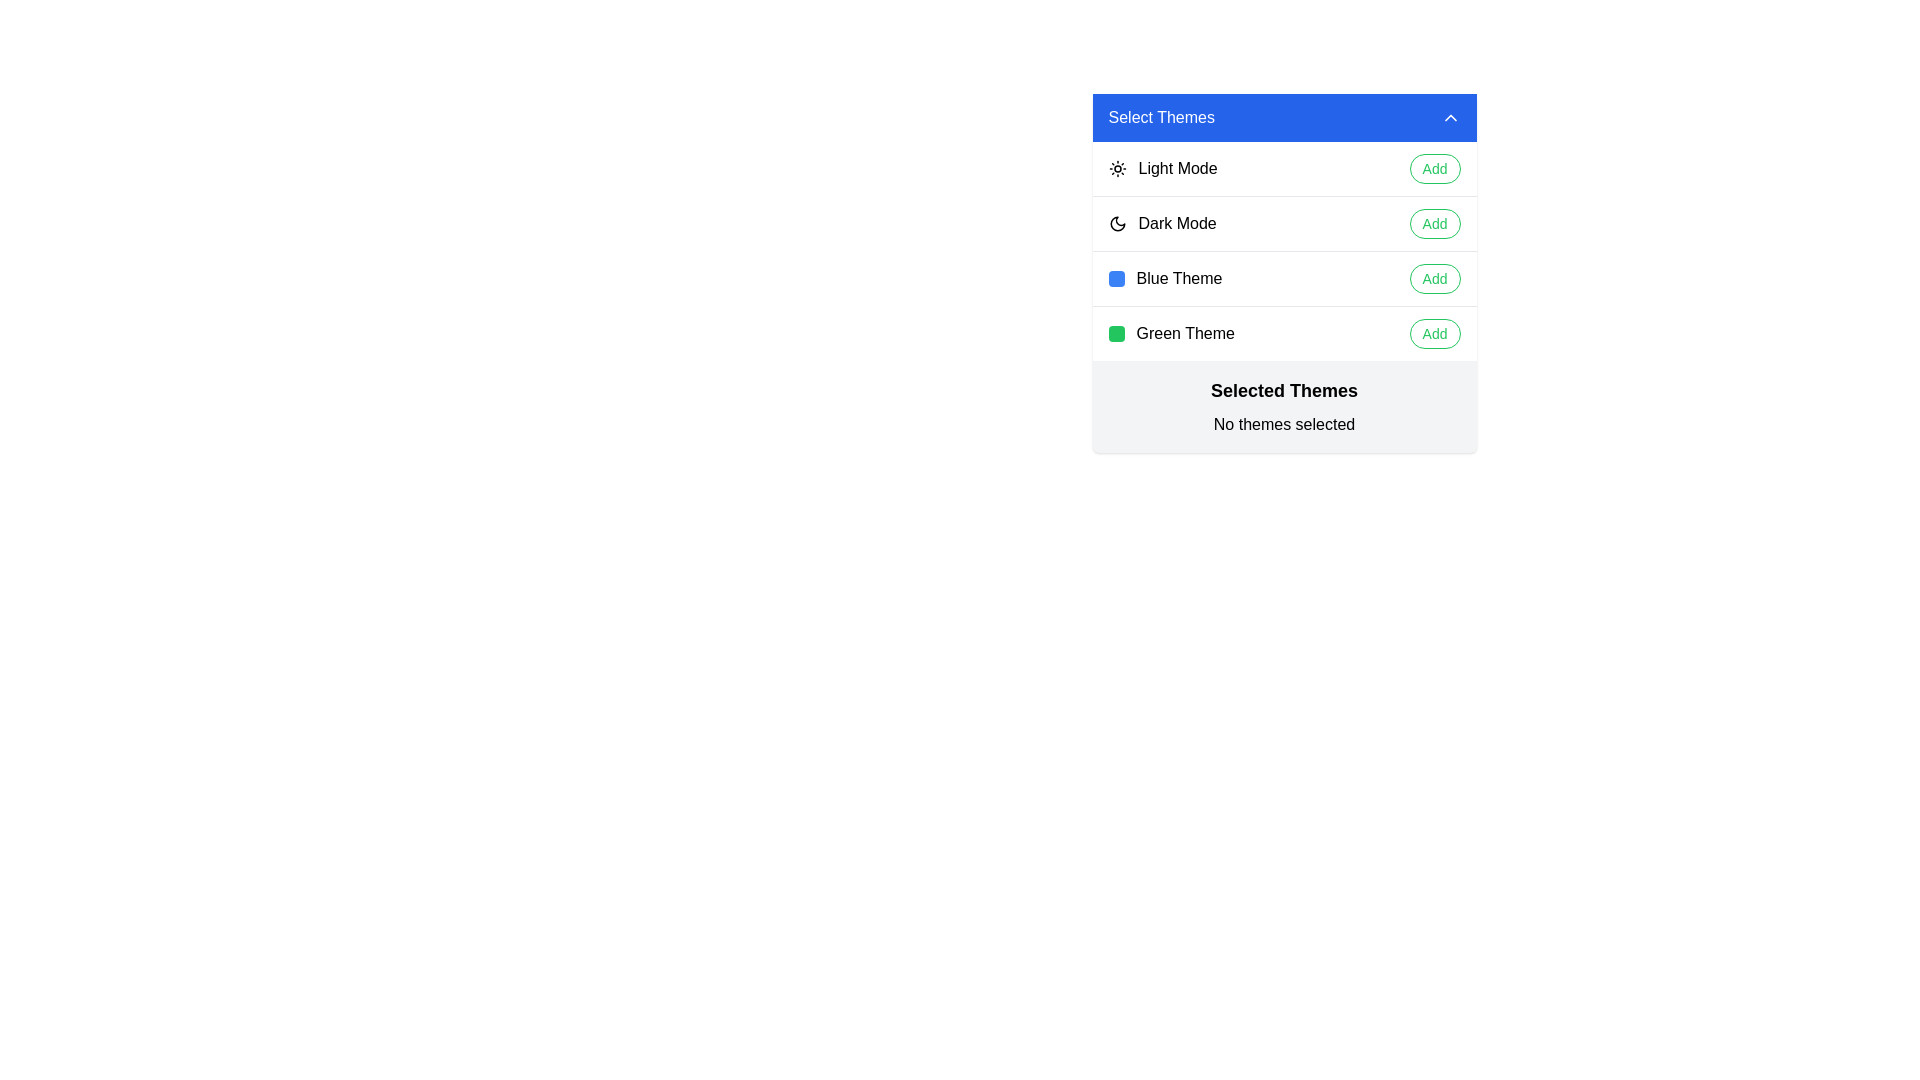 The height and width of the screenshot is (1080, 1920). What do you see at coordinates (1434, 333) in the screenshot?
I see `the button that allows users to add the 'Green Theme', located in the rightmost position of the row labeled 'Green Theme'` at bounding box center [1434, 333].